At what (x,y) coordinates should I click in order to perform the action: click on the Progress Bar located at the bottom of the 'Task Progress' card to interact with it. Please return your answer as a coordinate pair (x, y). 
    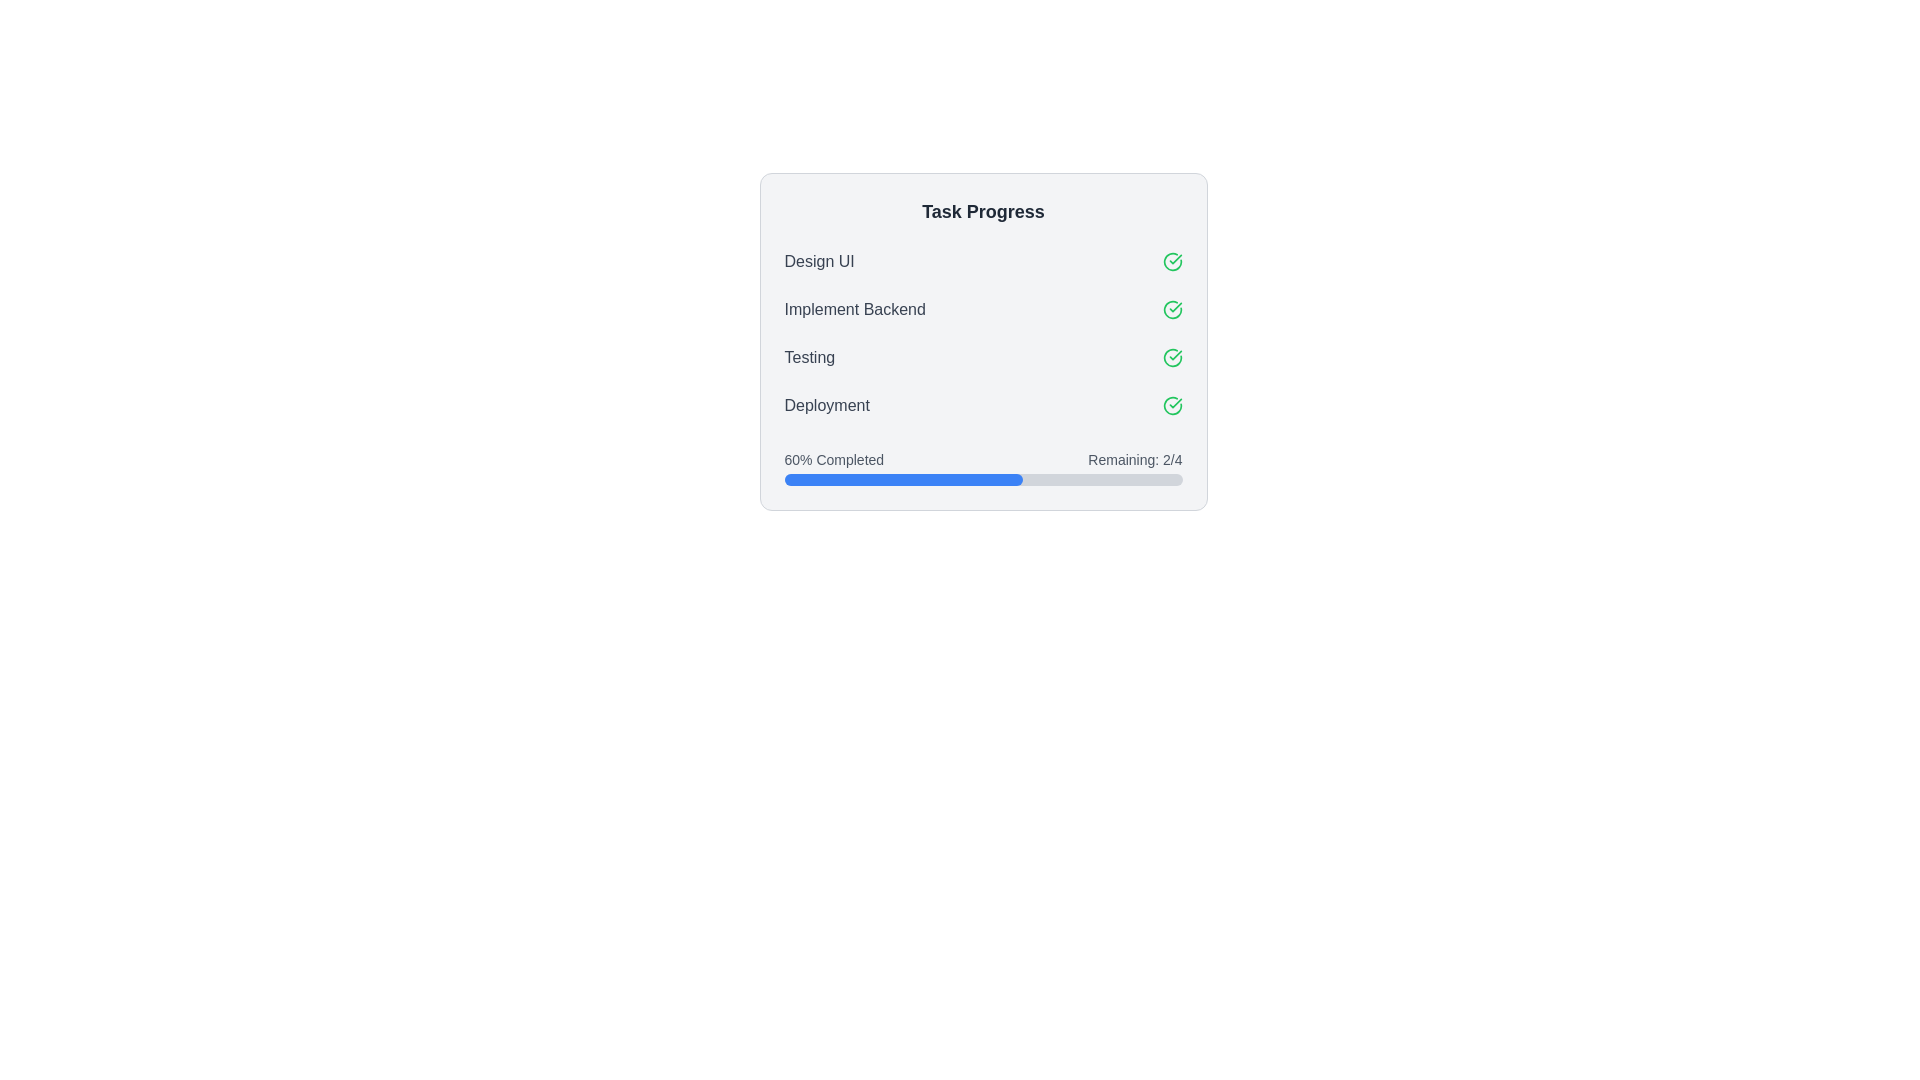
    Looking at the image, I should click on (983, 463).